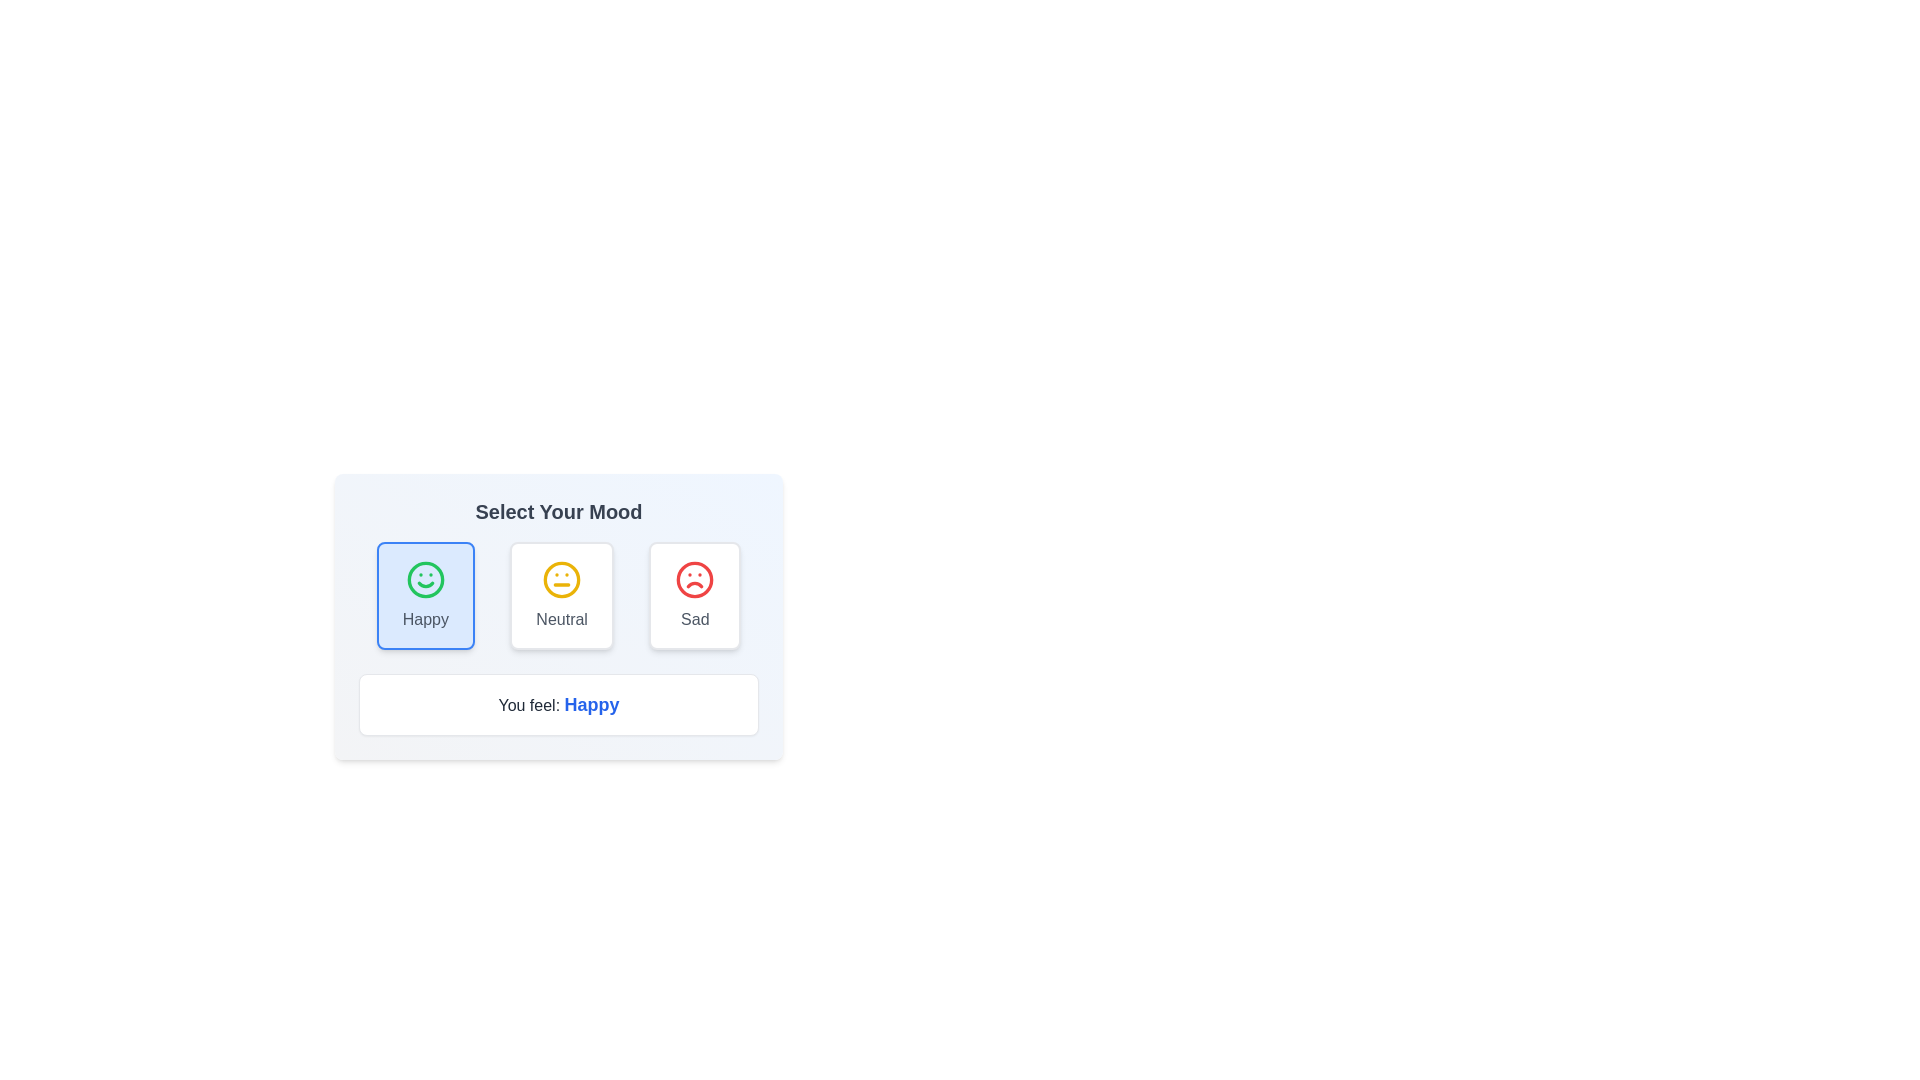  I want to click on text label 'Neutral' located at the bottom of the middle card in a three-card set, beneath the yellow neutral face icon, so click(561, 619).